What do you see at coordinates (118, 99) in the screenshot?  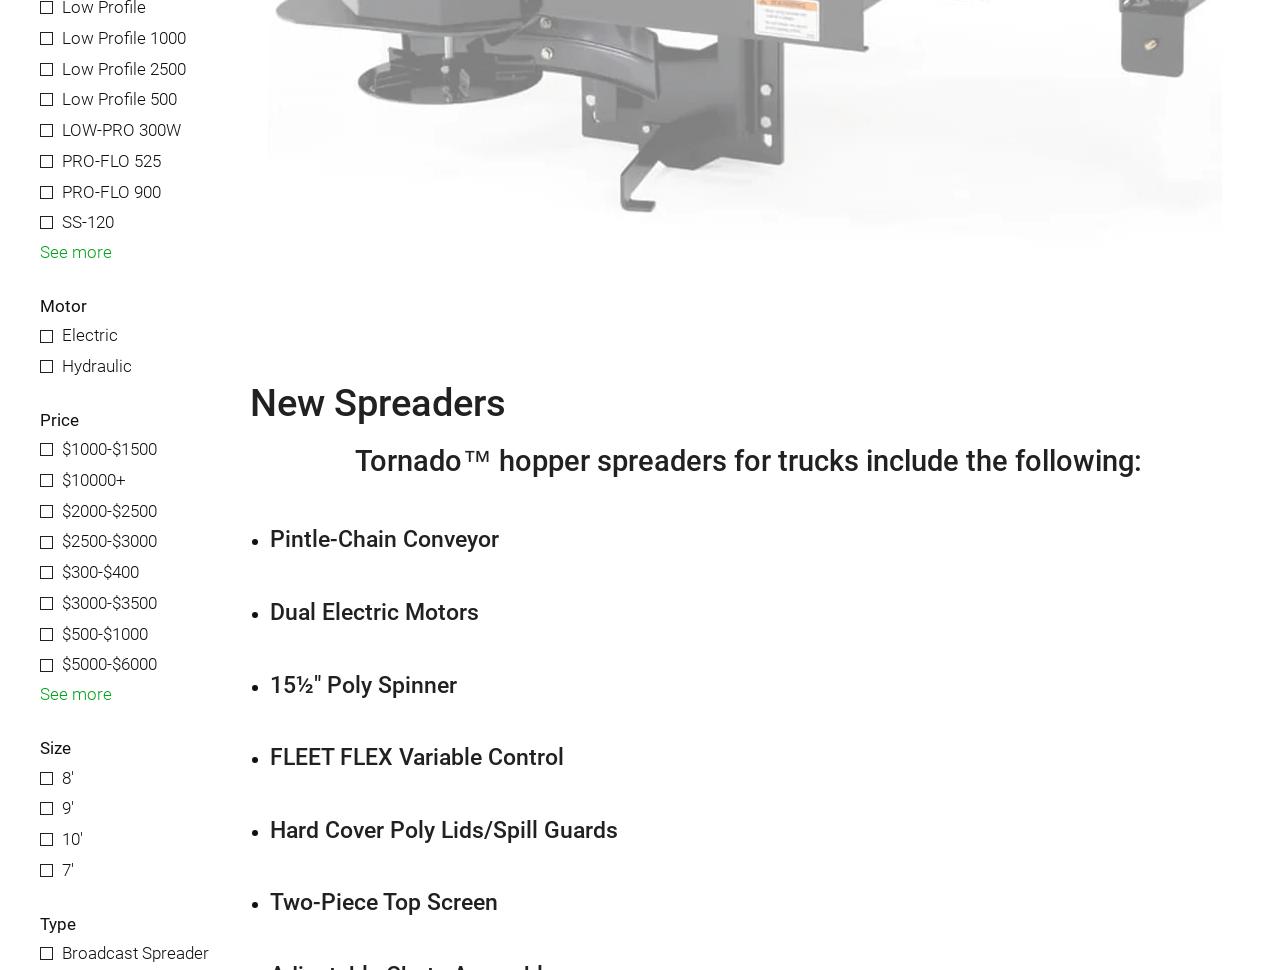 I see `'Low Profile 500'` at bounding box center [118, 99].